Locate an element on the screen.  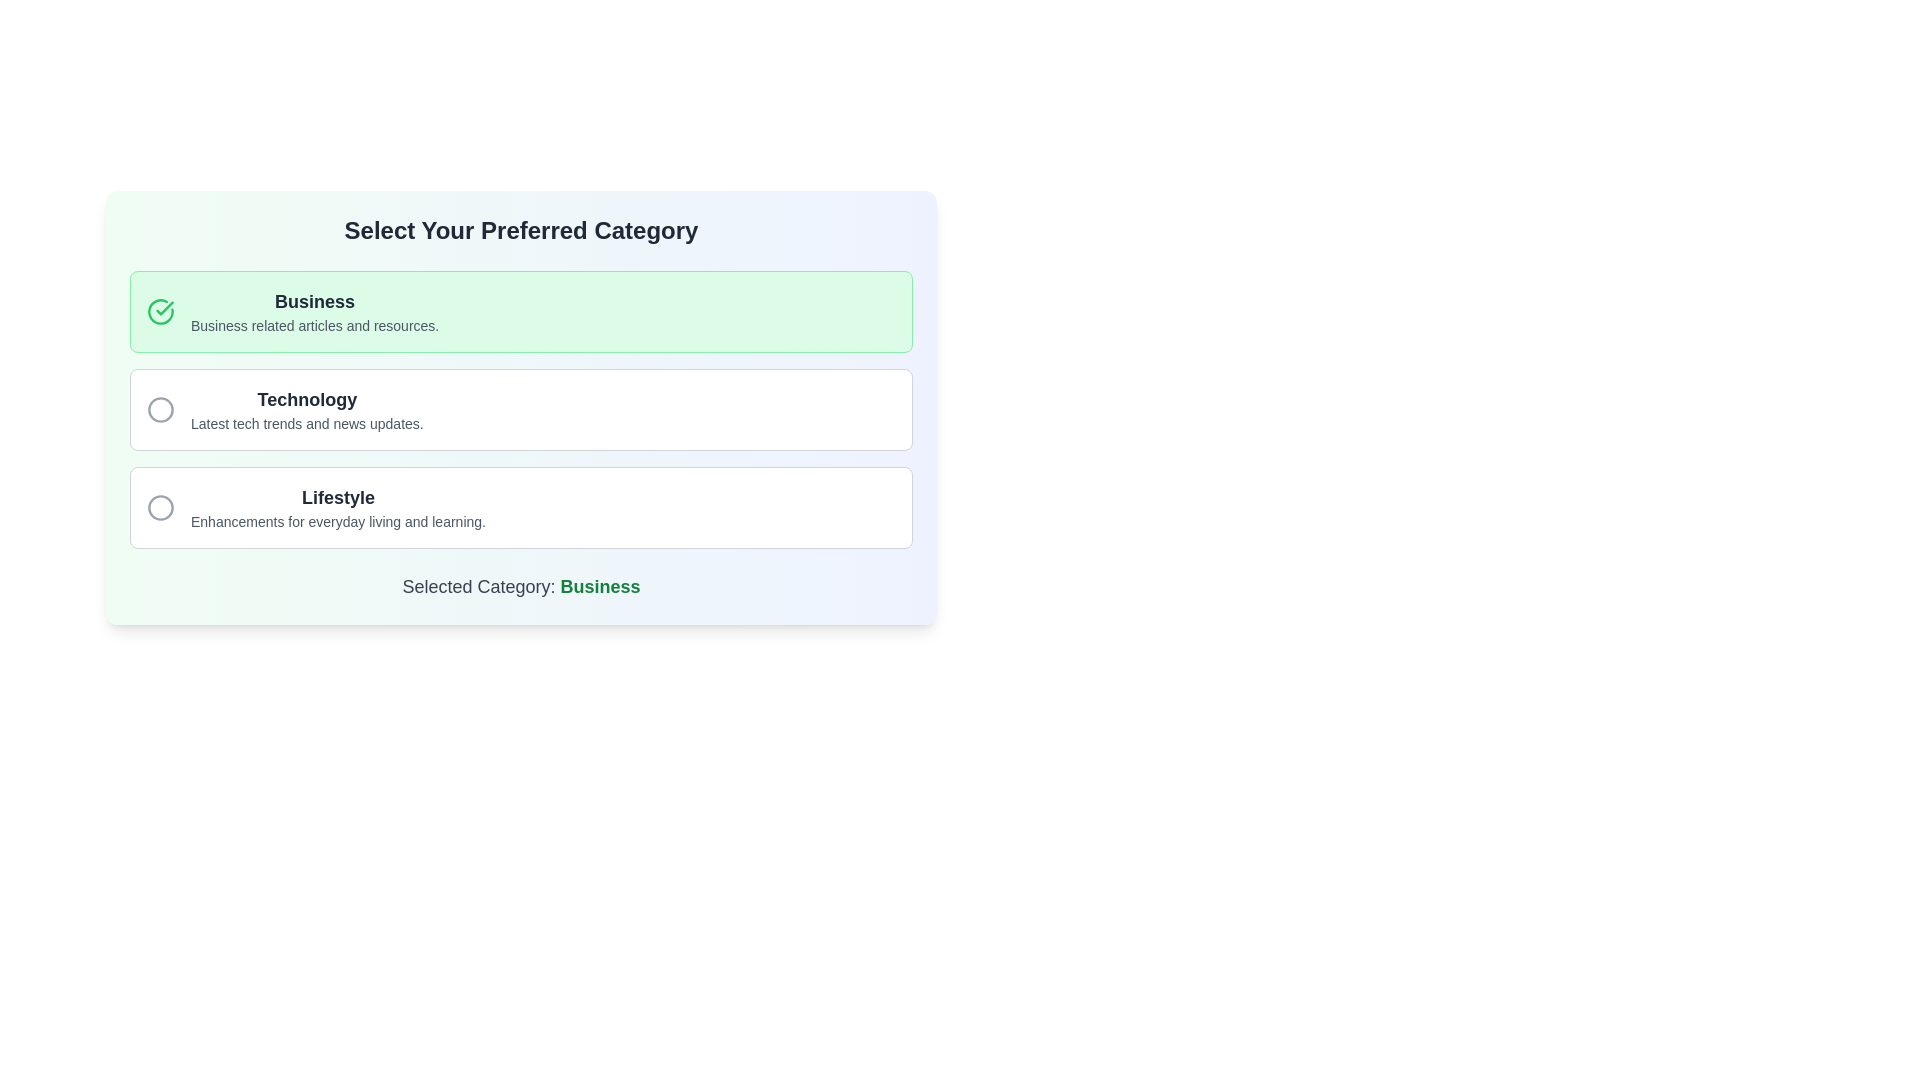
the circular green checkmark icon indicating the active state of the 'Business' category in the selection menu is located at coordinates (165, 308).